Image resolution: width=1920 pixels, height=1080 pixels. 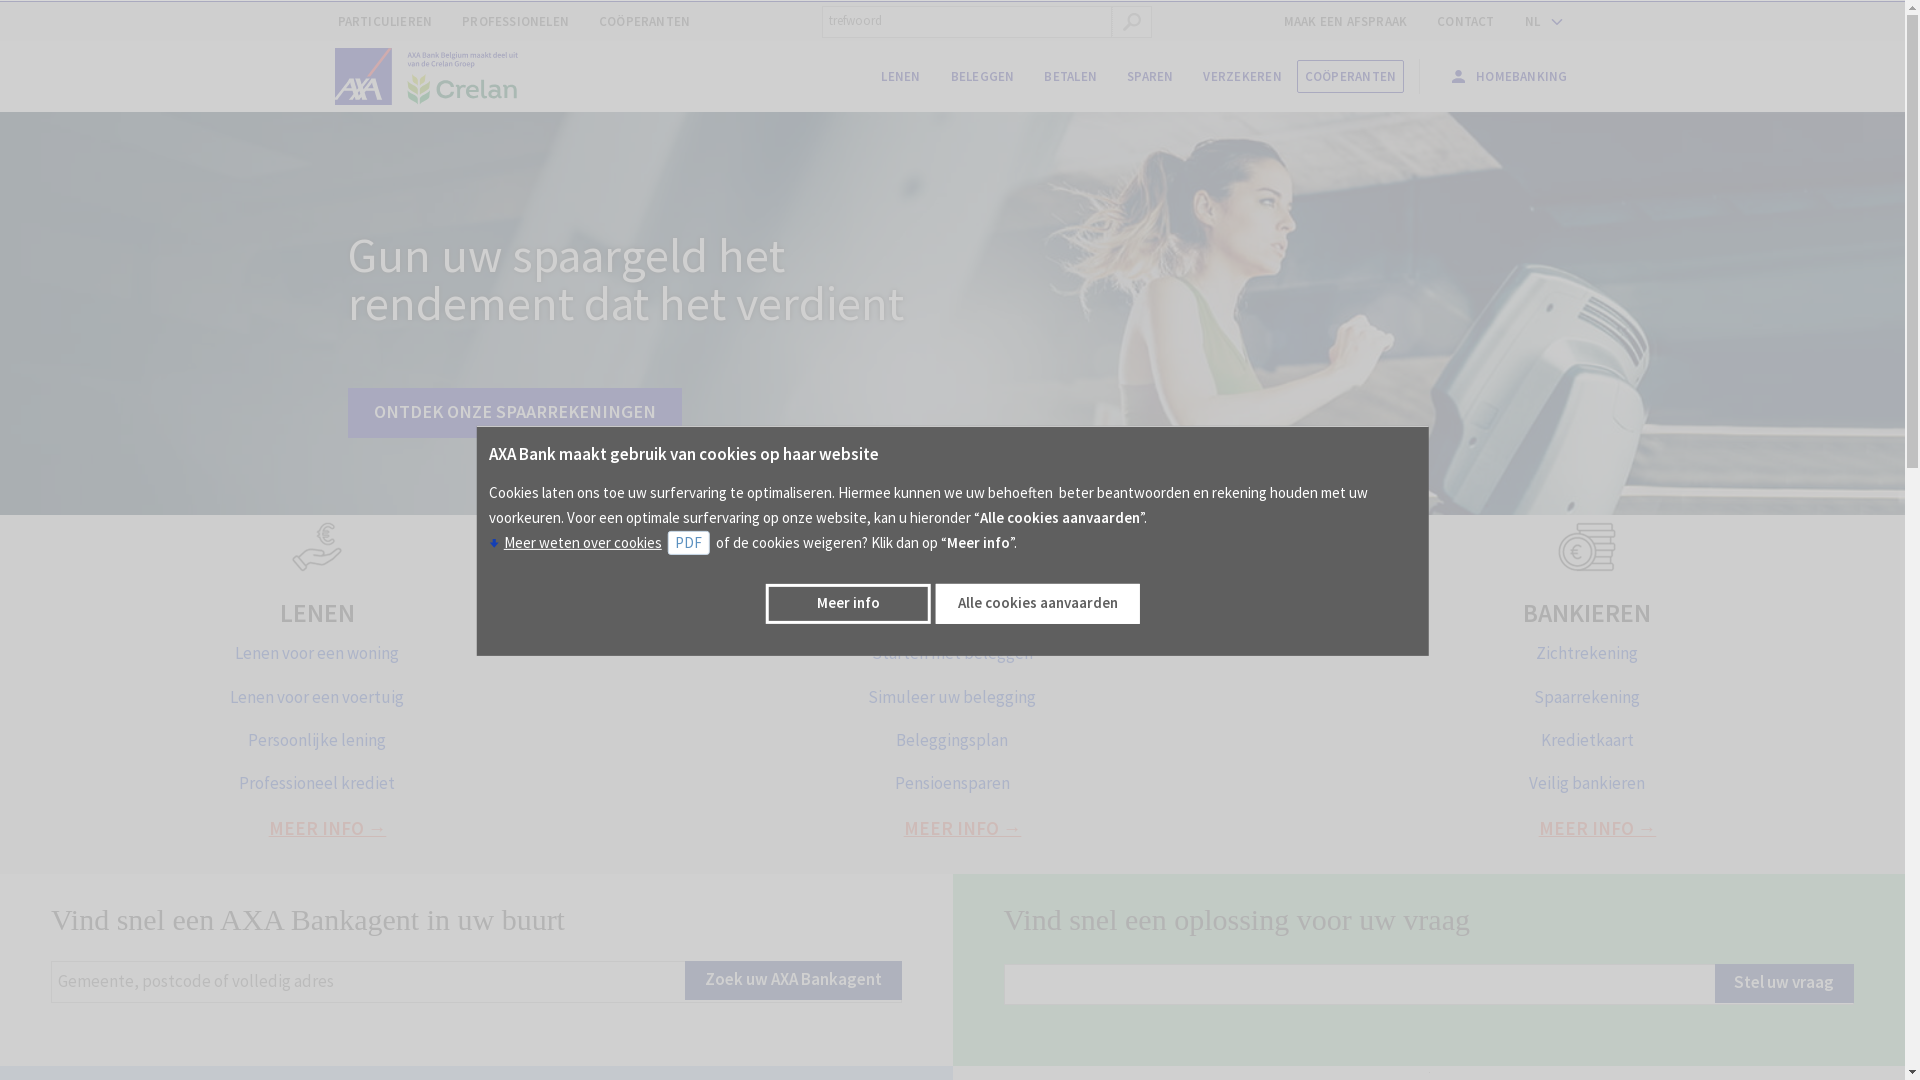 What do you see at coordinates (1586, 740) in the screenshot?
I see `'Kredietkaart'` at bounding box center [1586, 740].